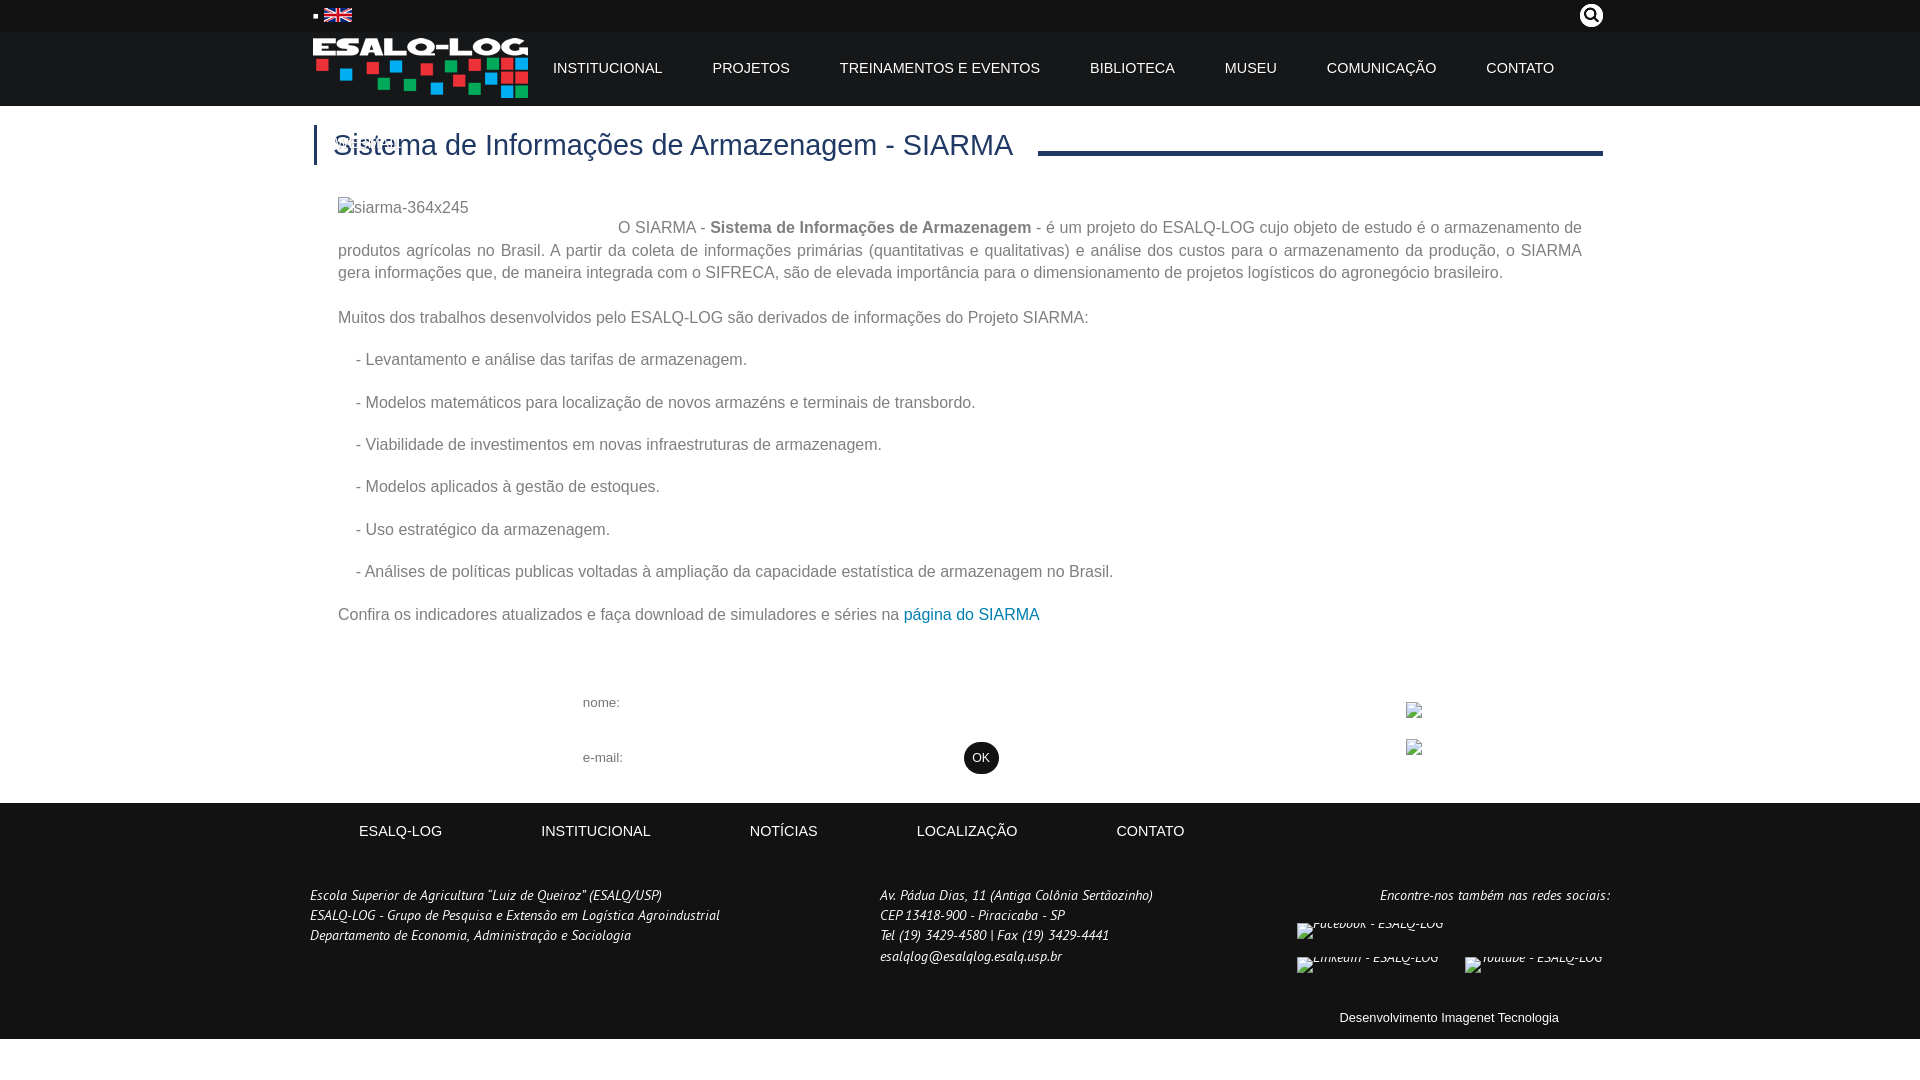  Describe the element at coordinates (1132, 67) in the screenshot. I see `'BIBLIOTECA'` at that location.